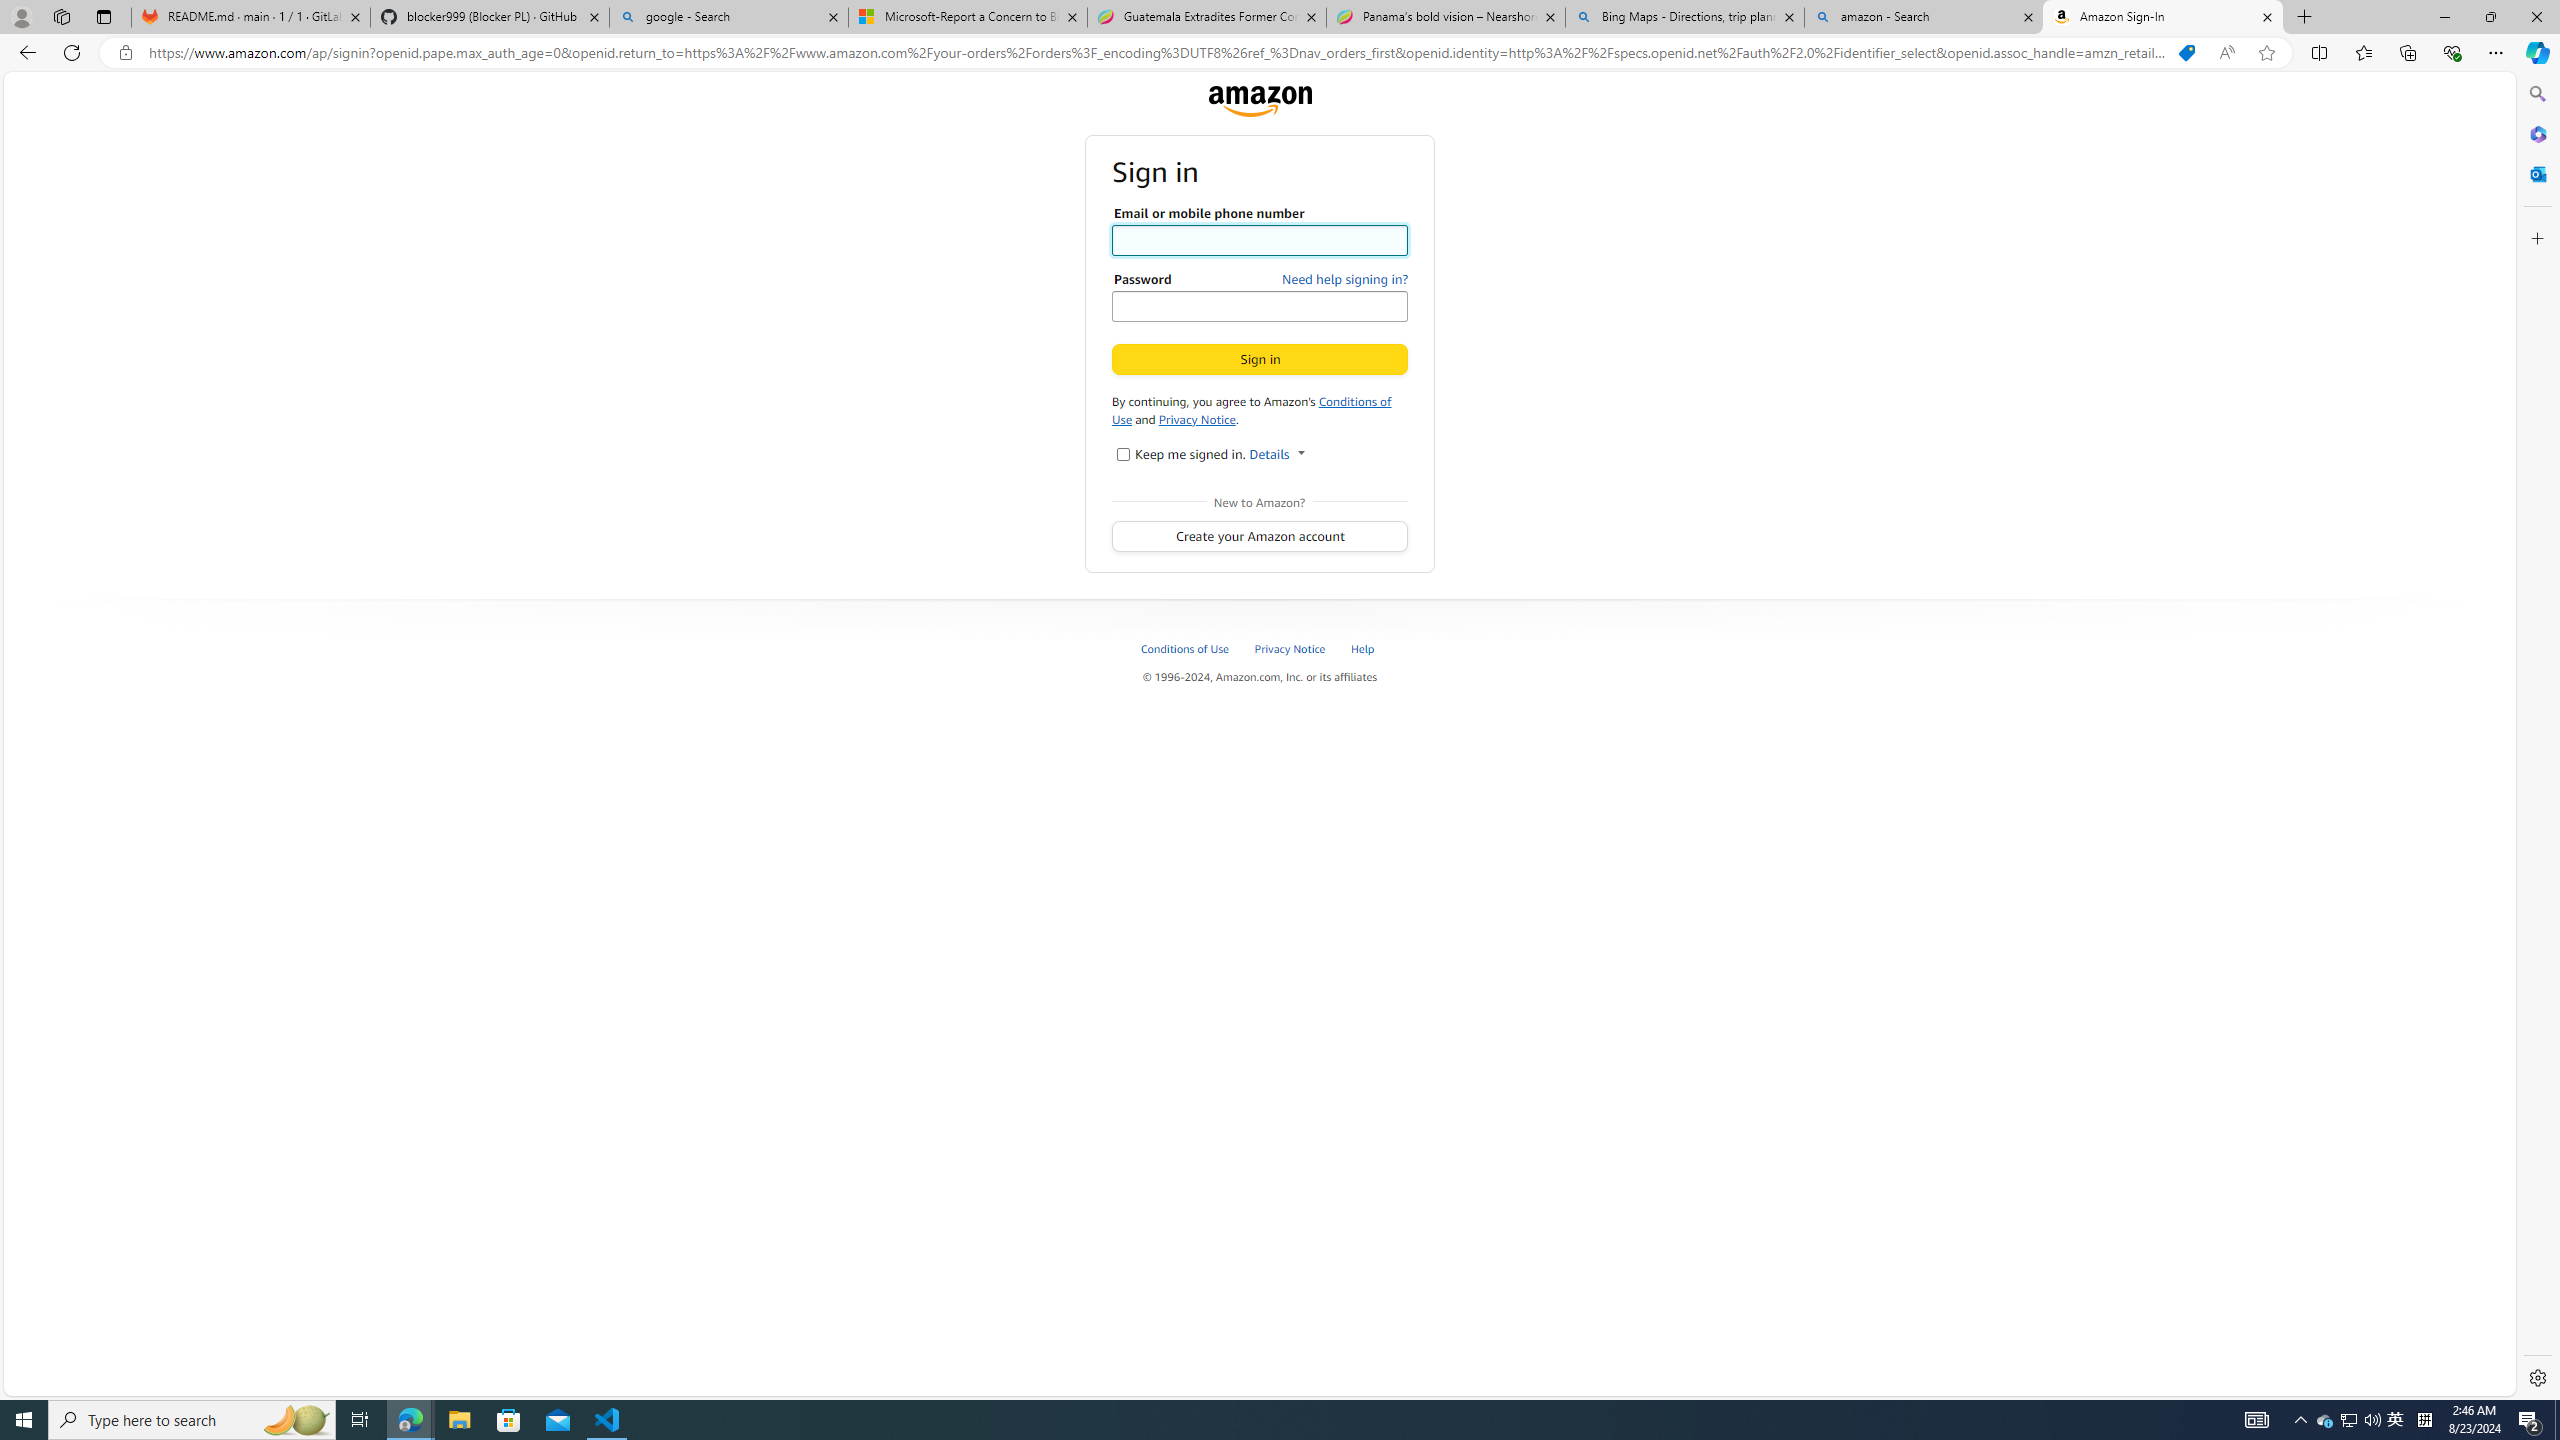  I want to click on 'Details ', so click(1276, 453).